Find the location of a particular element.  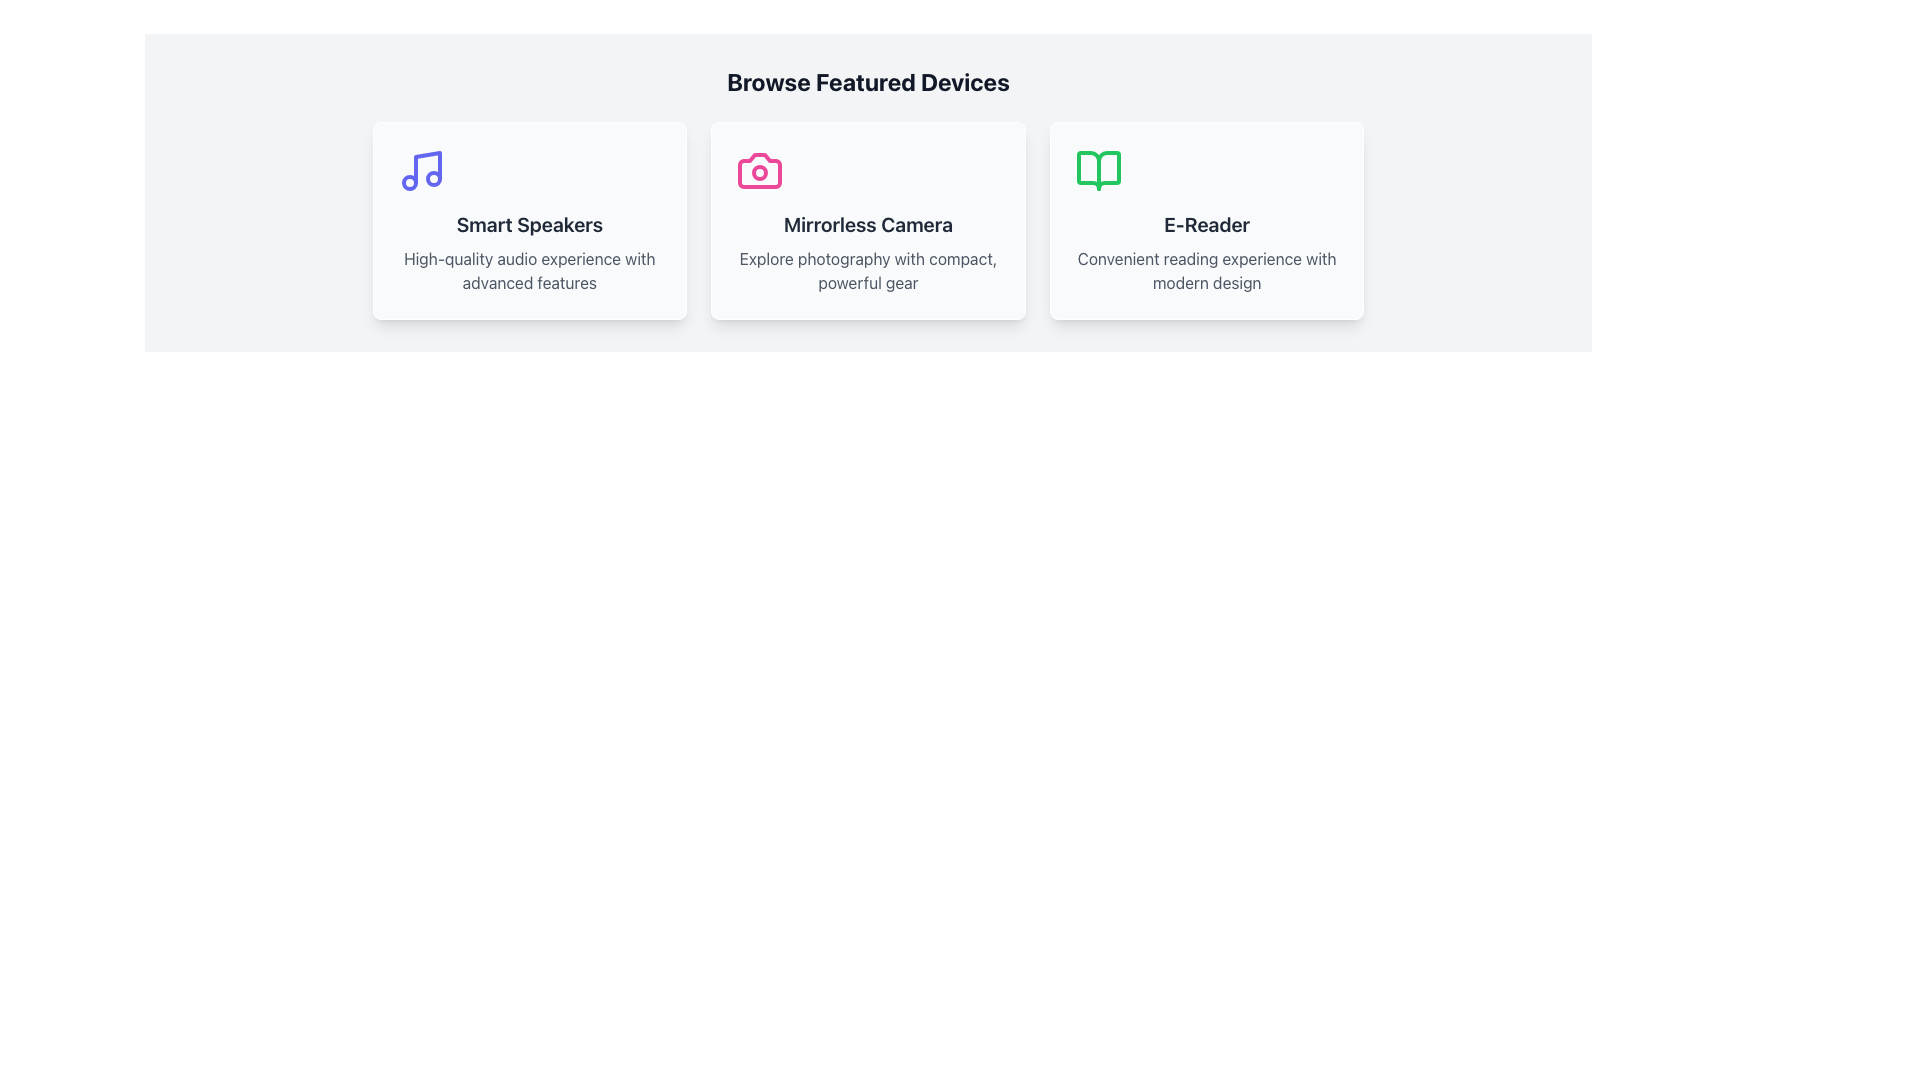

the 'E-Reader' icon located in the rightmost section of the 'Browse Featured Devices' area is located at coordinates (1097, 169).